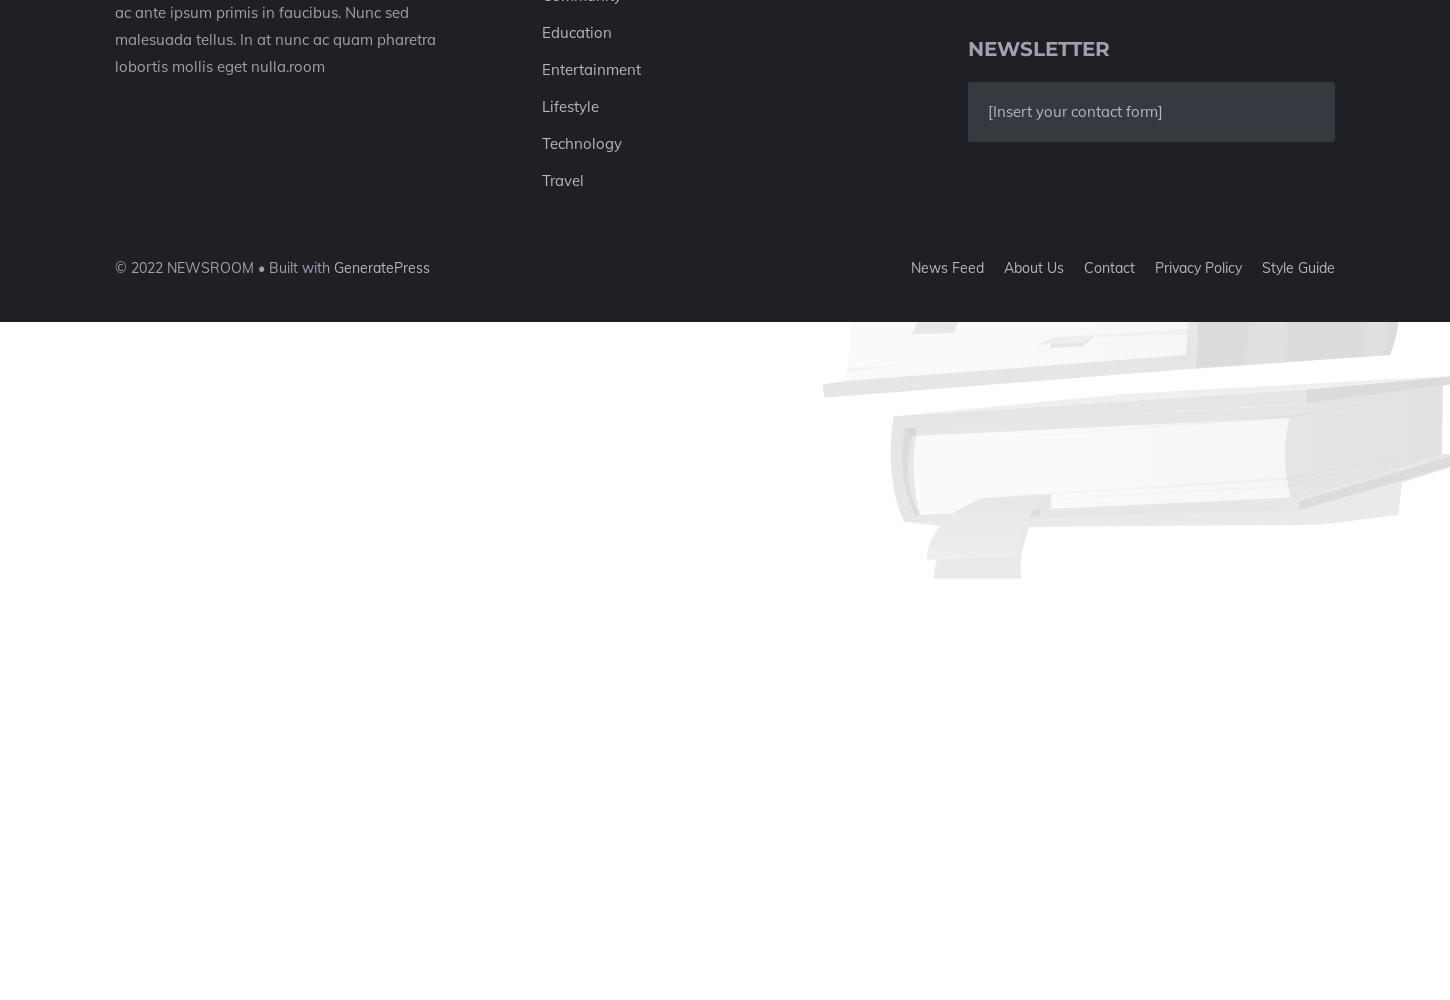  Describe the element at coordinates (1197, 267) in the screenshot. I see `'Privacy policy'` at that location.